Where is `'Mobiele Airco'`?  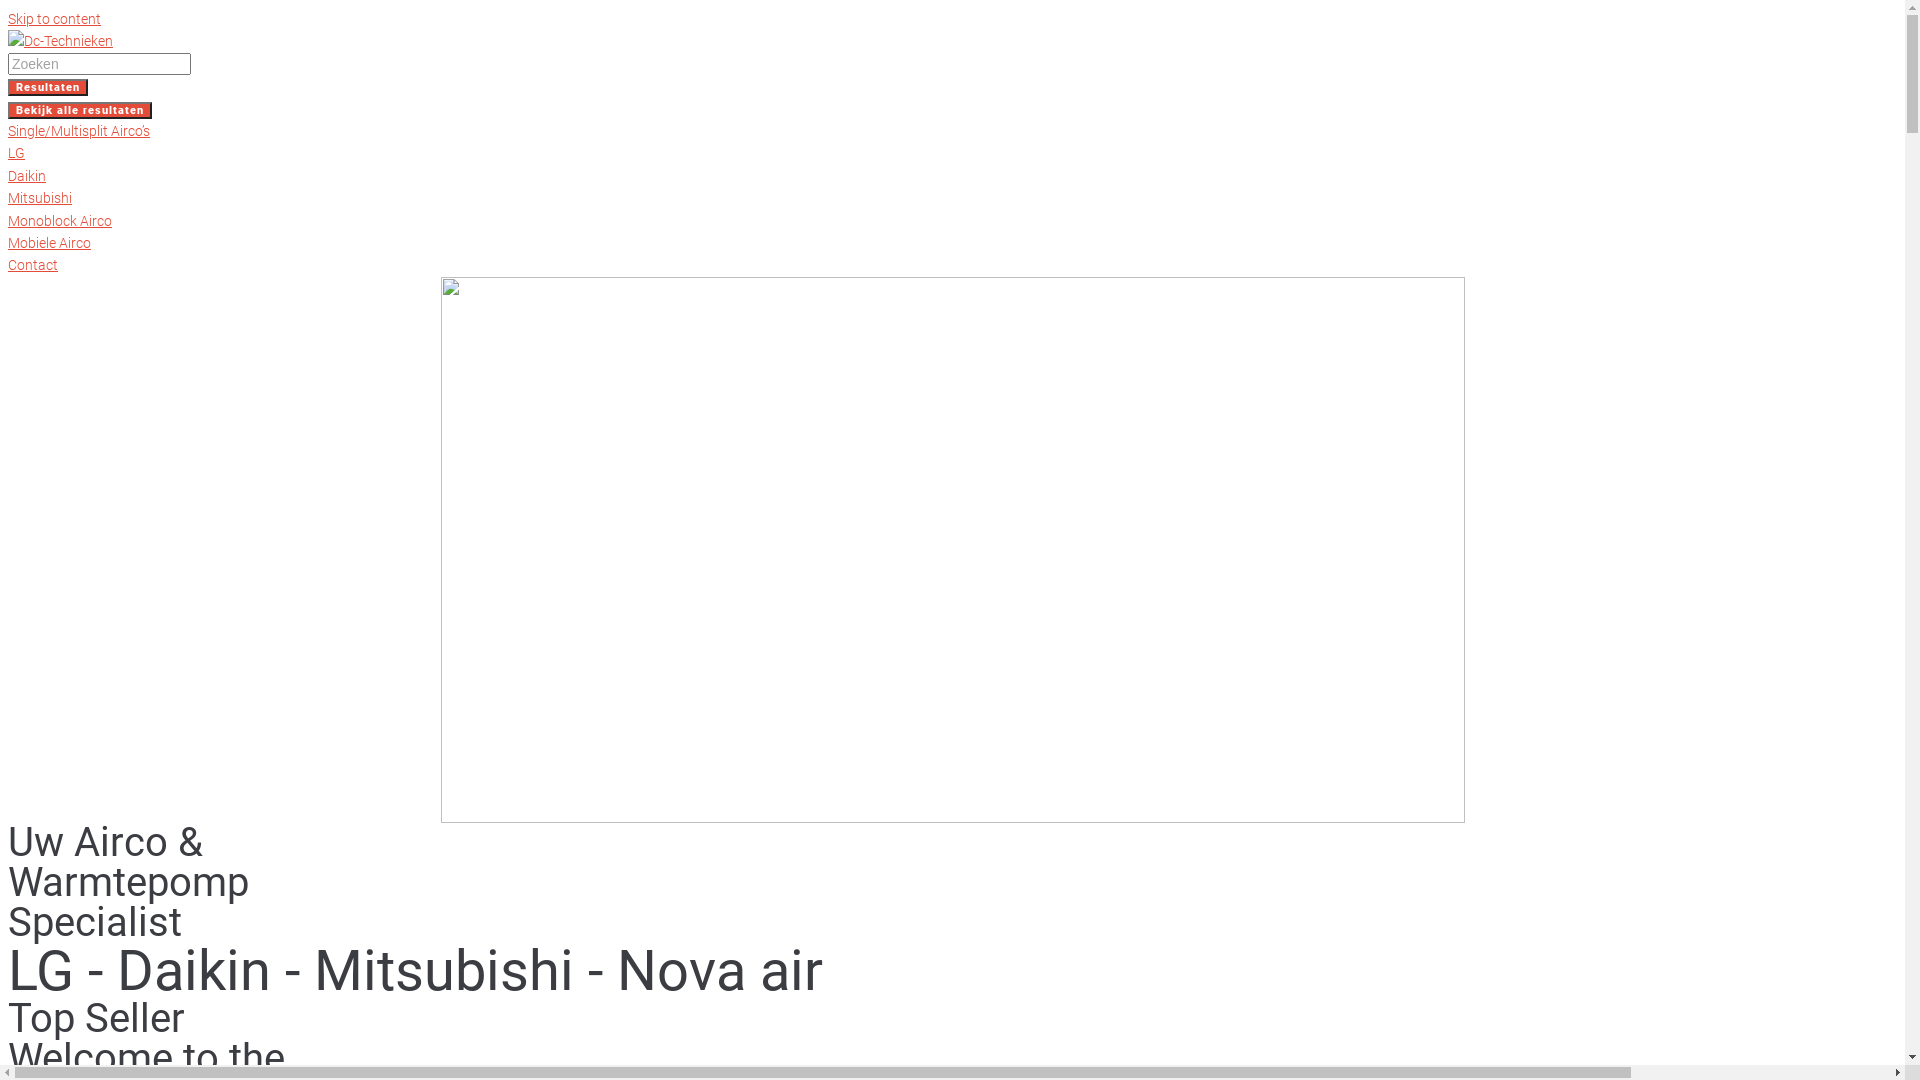
'Mobiele Airco' is located at coordinates (49, 242).